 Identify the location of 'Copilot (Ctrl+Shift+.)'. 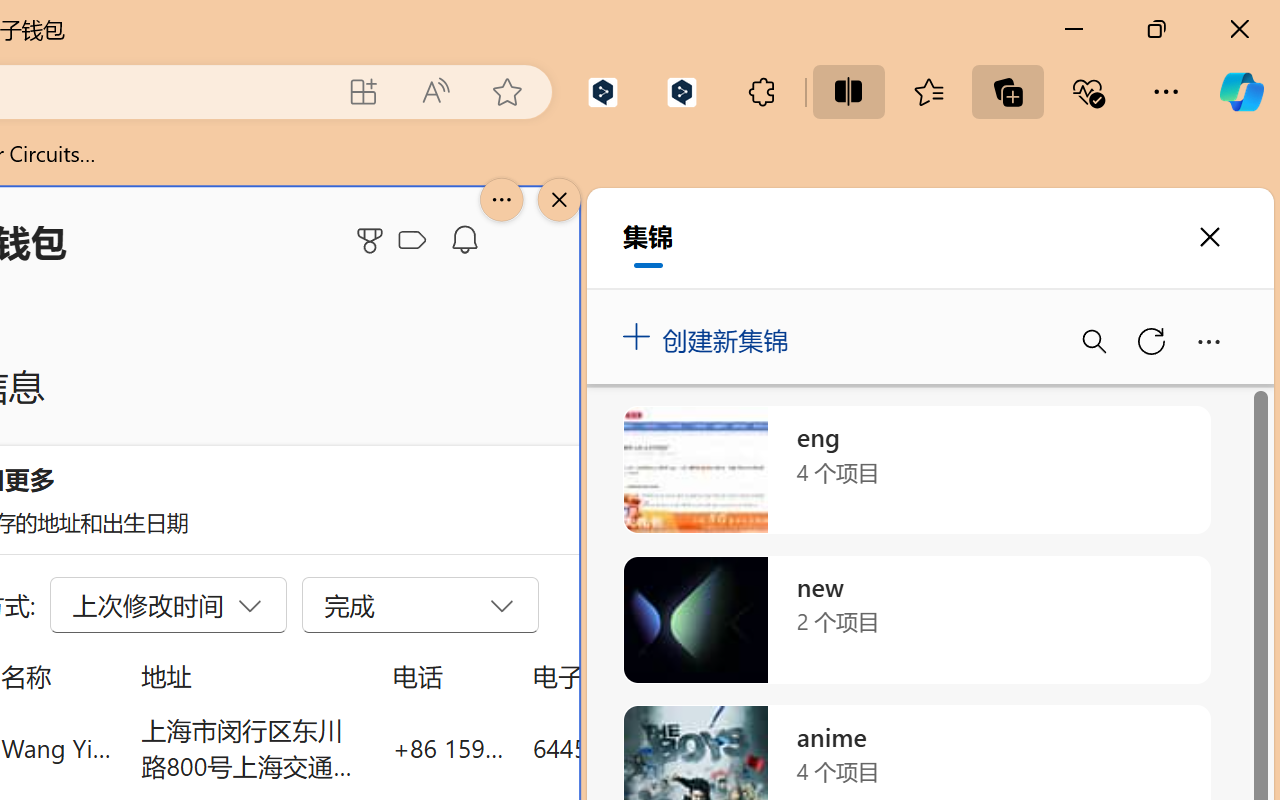
(1240, 91).